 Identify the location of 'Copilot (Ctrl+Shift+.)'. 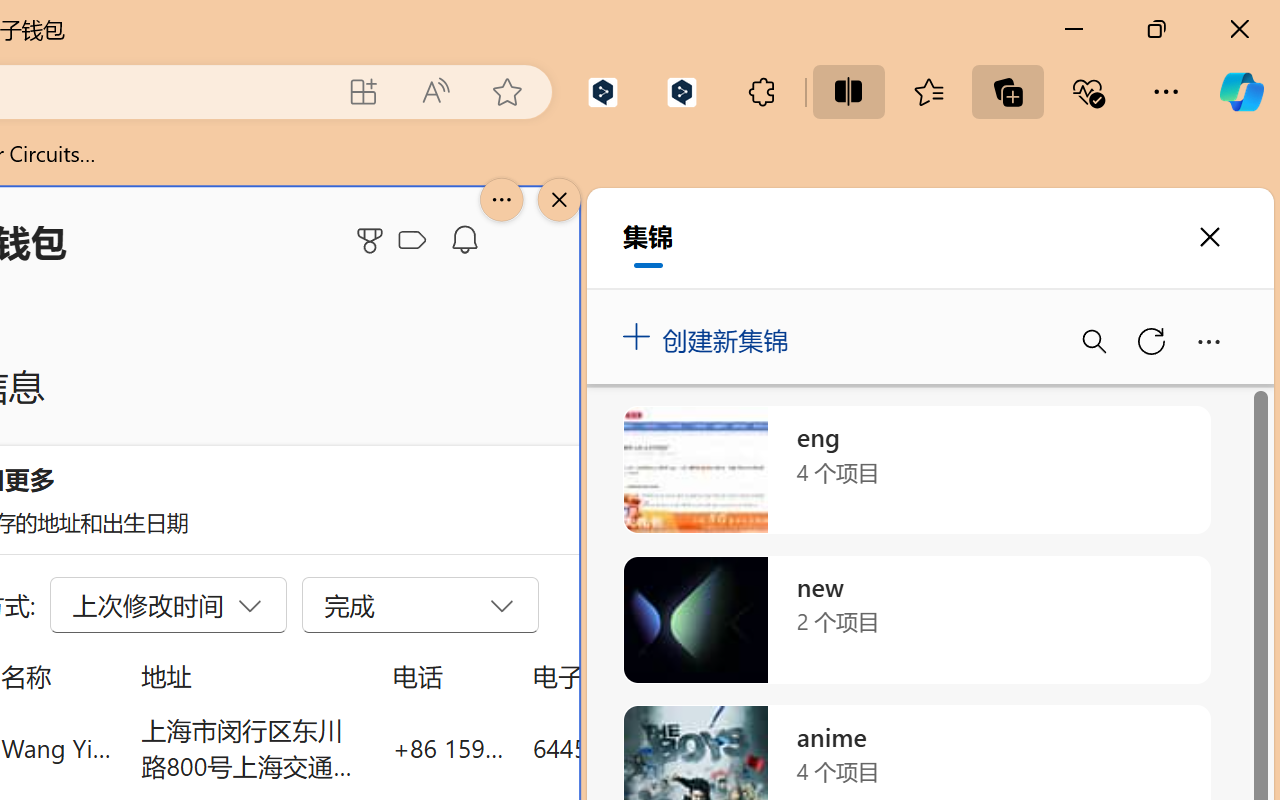
(1240, 91).